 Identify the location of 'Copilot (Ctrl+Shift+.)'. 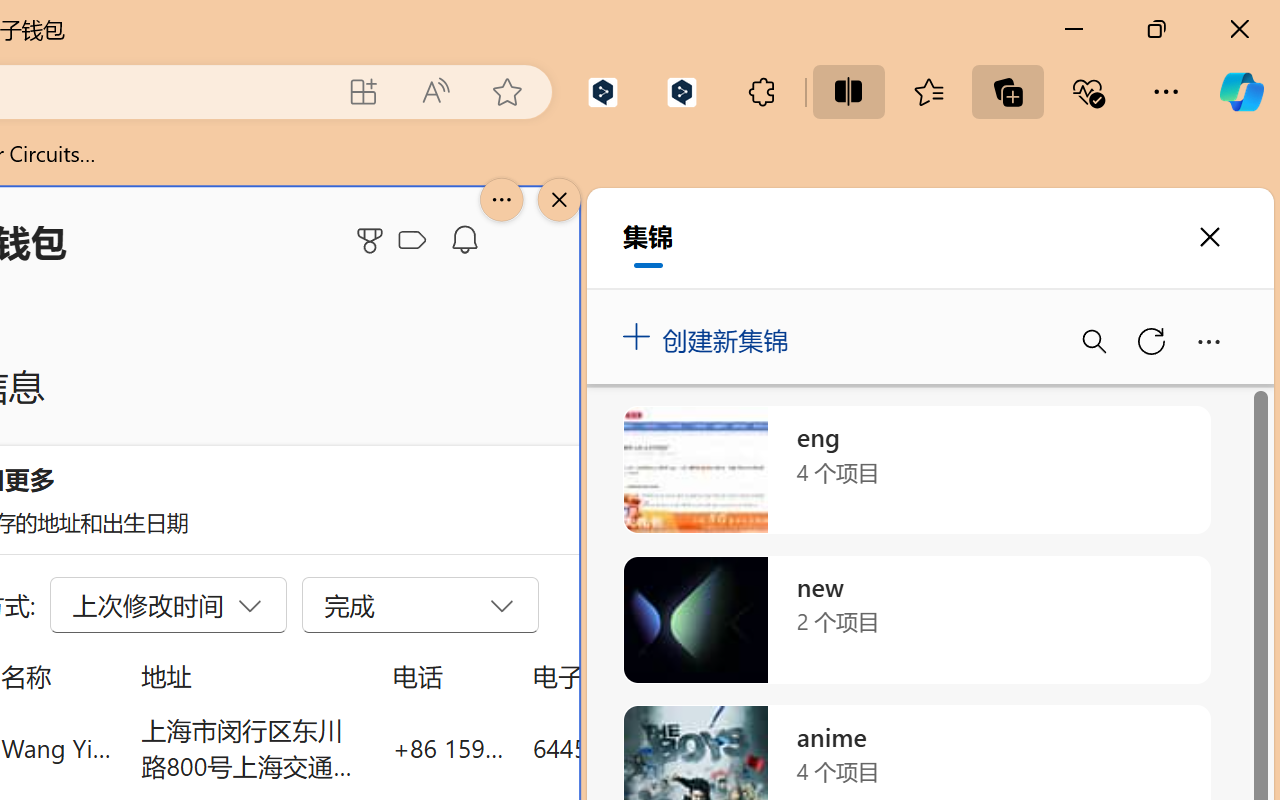
(1240, 91).